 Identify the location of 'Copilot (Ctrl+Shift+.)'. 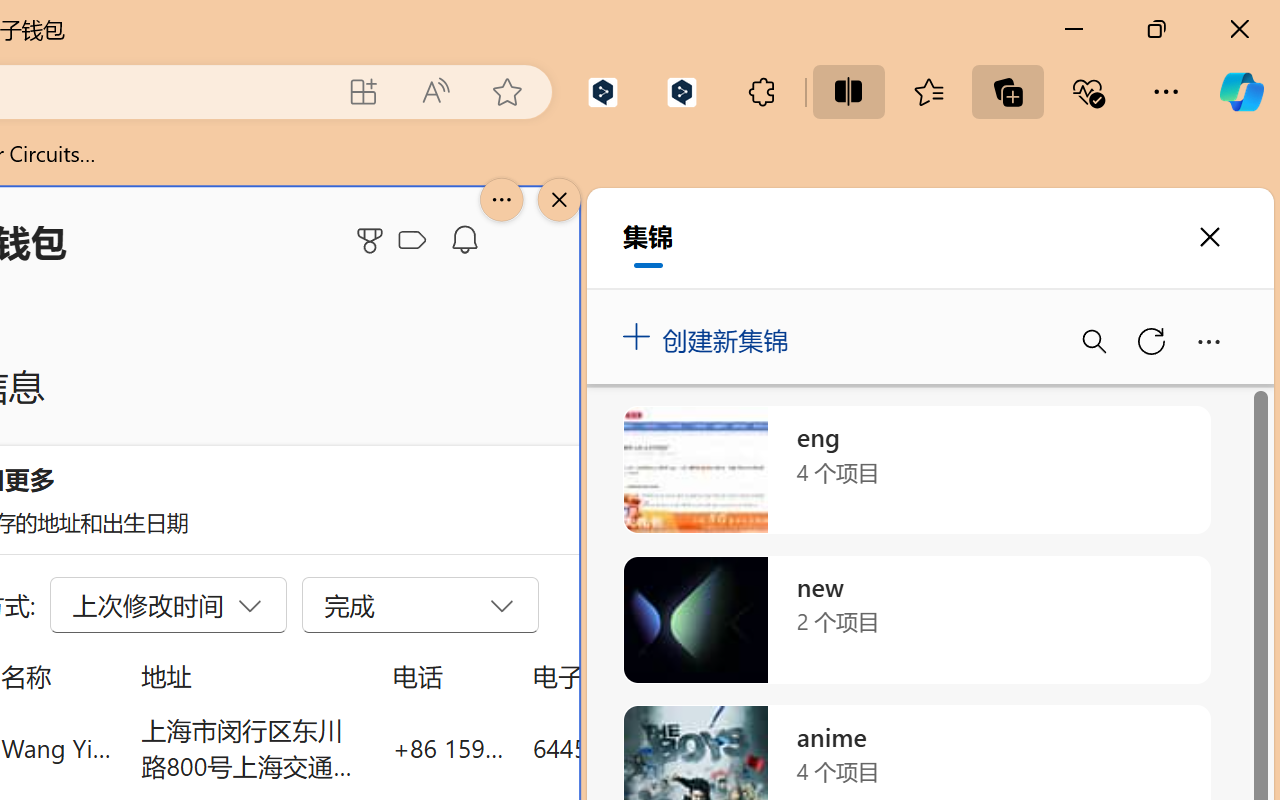
(1240, 91).